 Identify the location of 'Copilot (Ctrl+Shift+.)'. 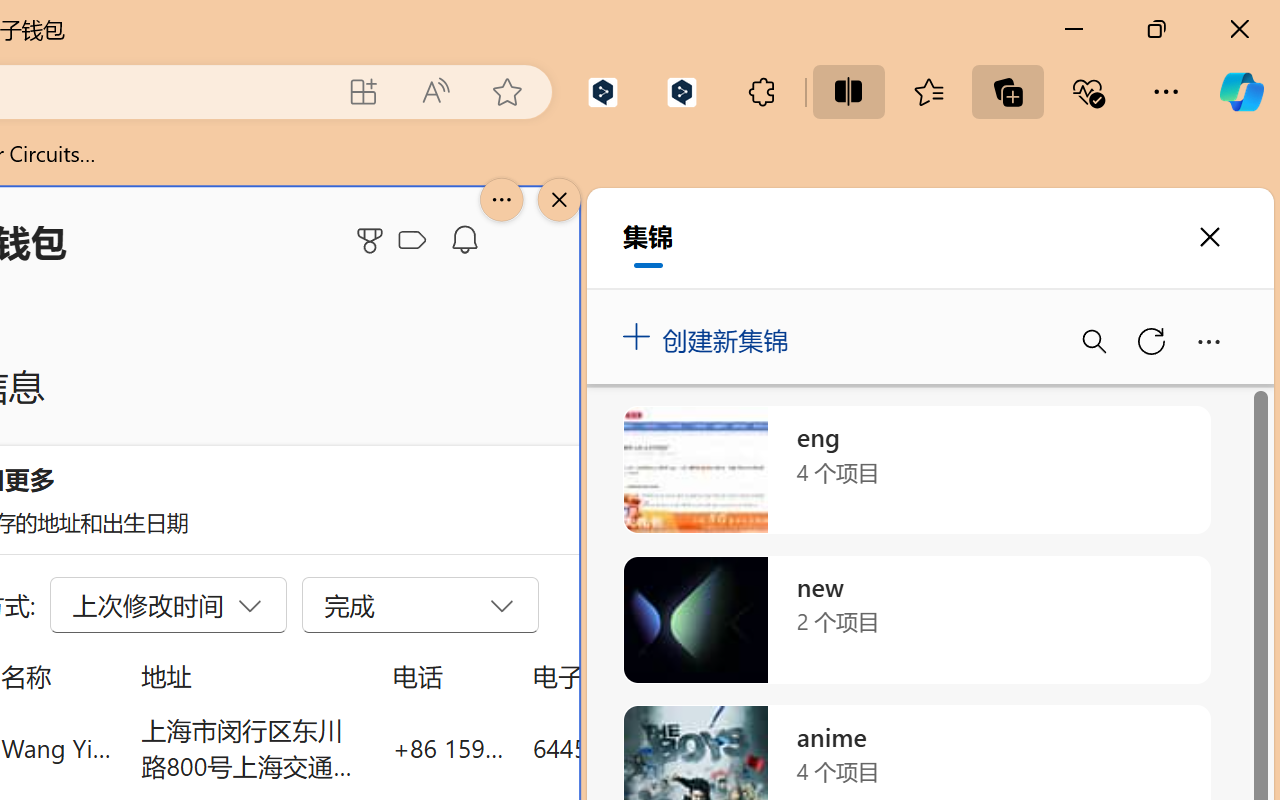
(1240, 91).